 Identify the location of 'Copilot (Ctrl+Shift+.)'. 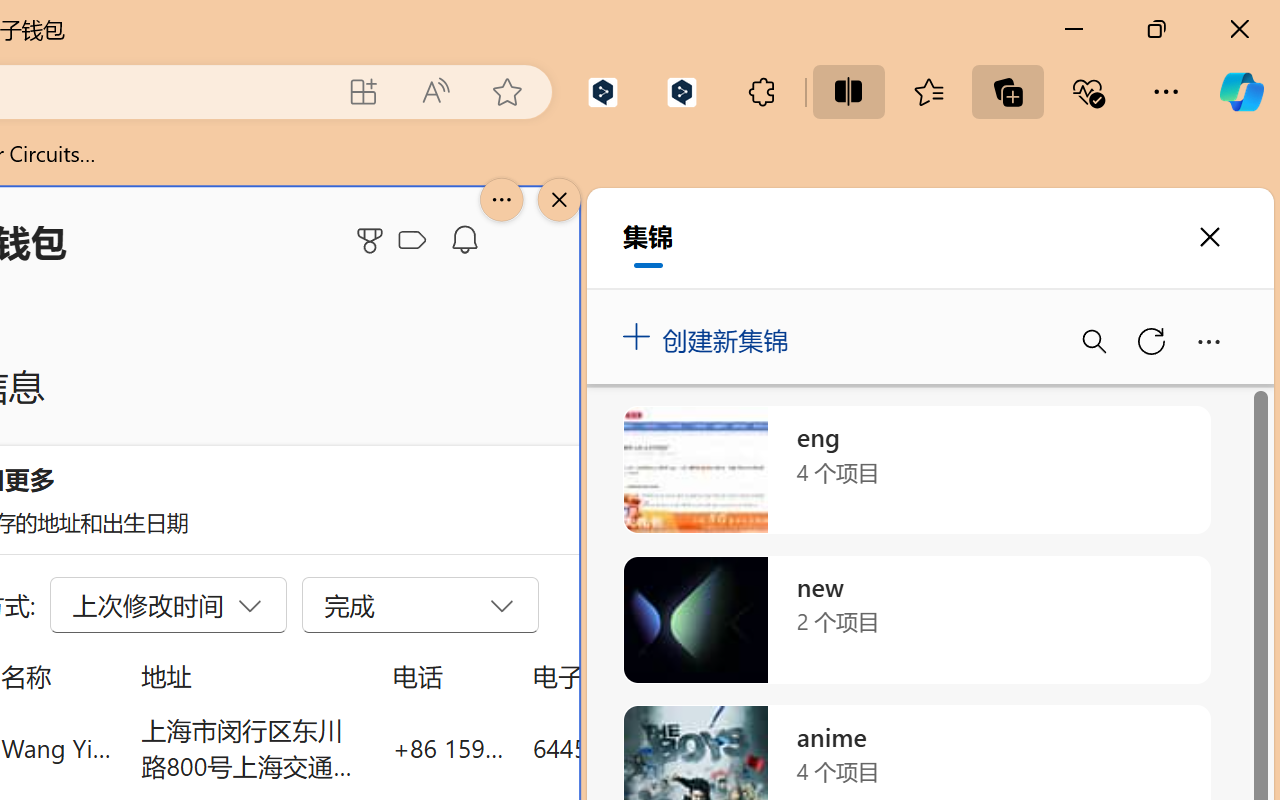
(1240, 91).